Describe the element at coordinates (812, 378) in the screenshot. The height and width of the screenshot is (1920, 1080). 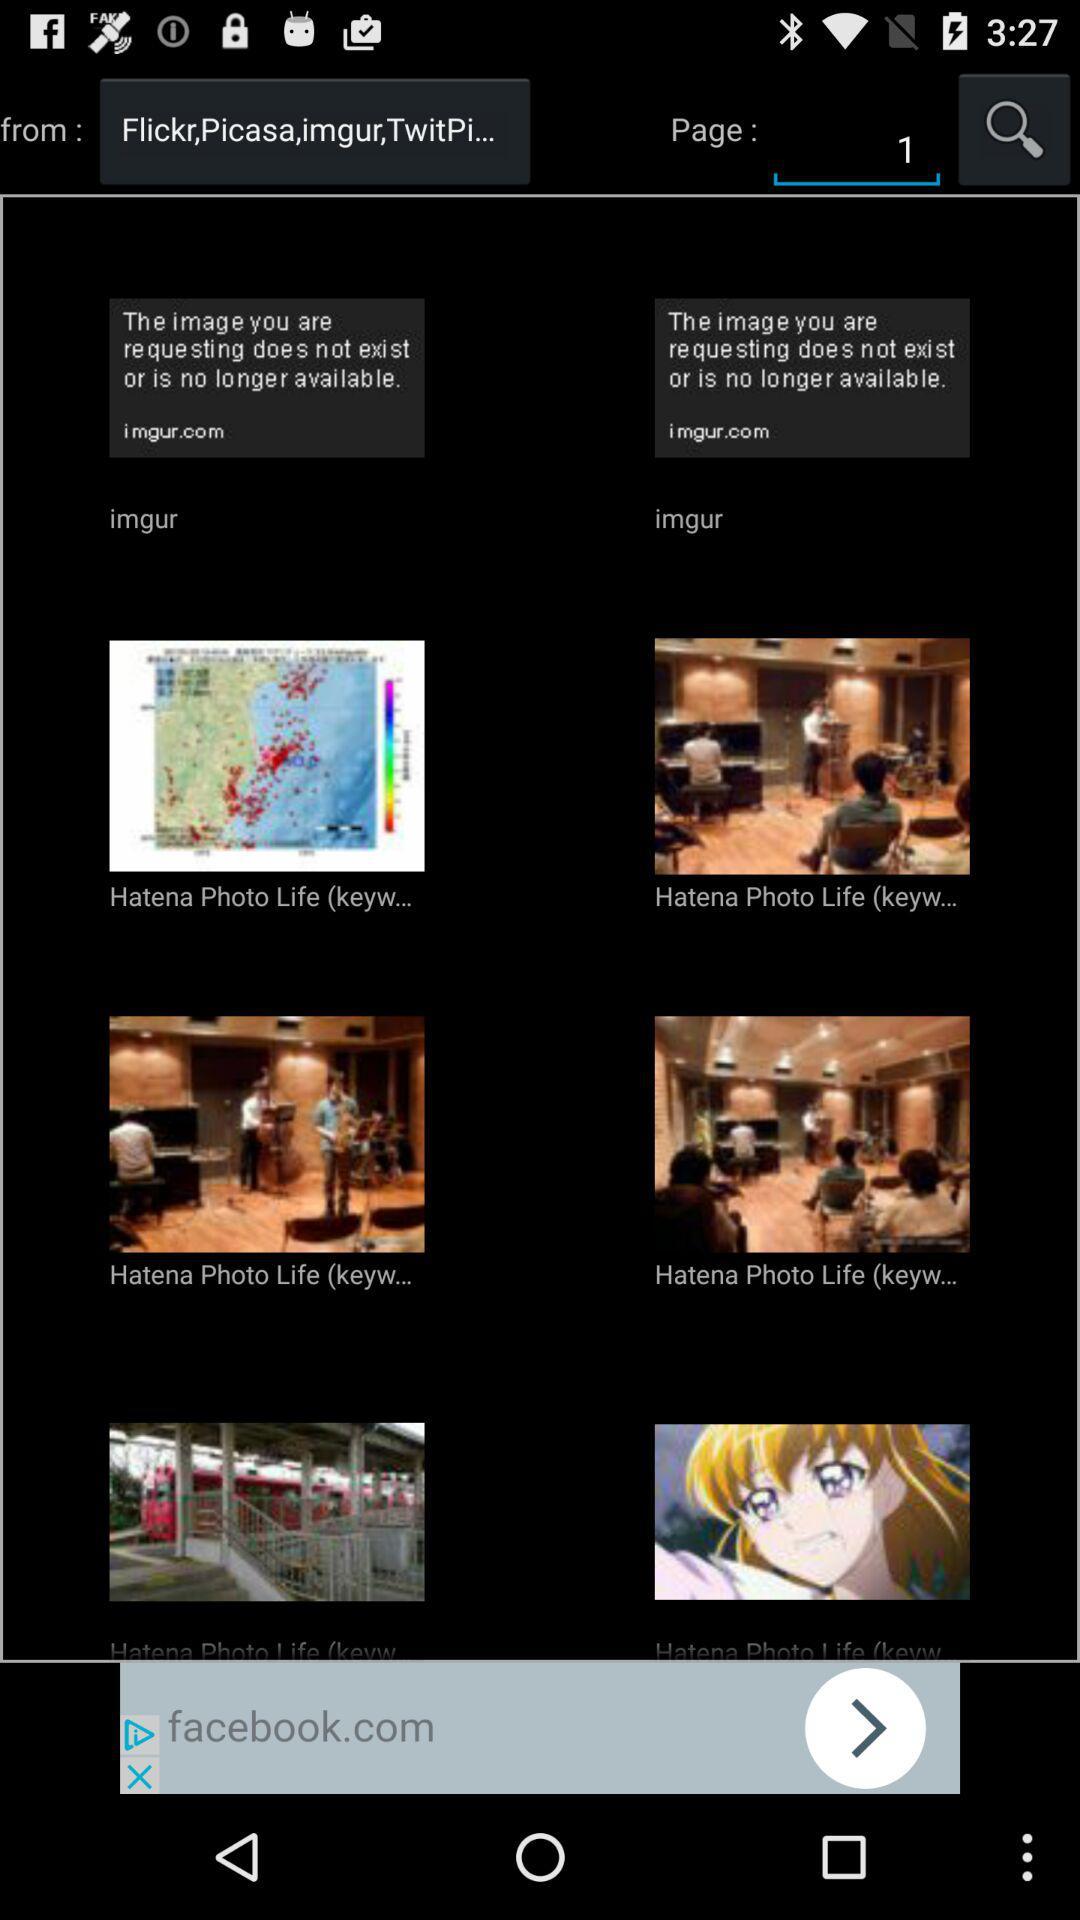
I see `the first image in the second column` at that location.